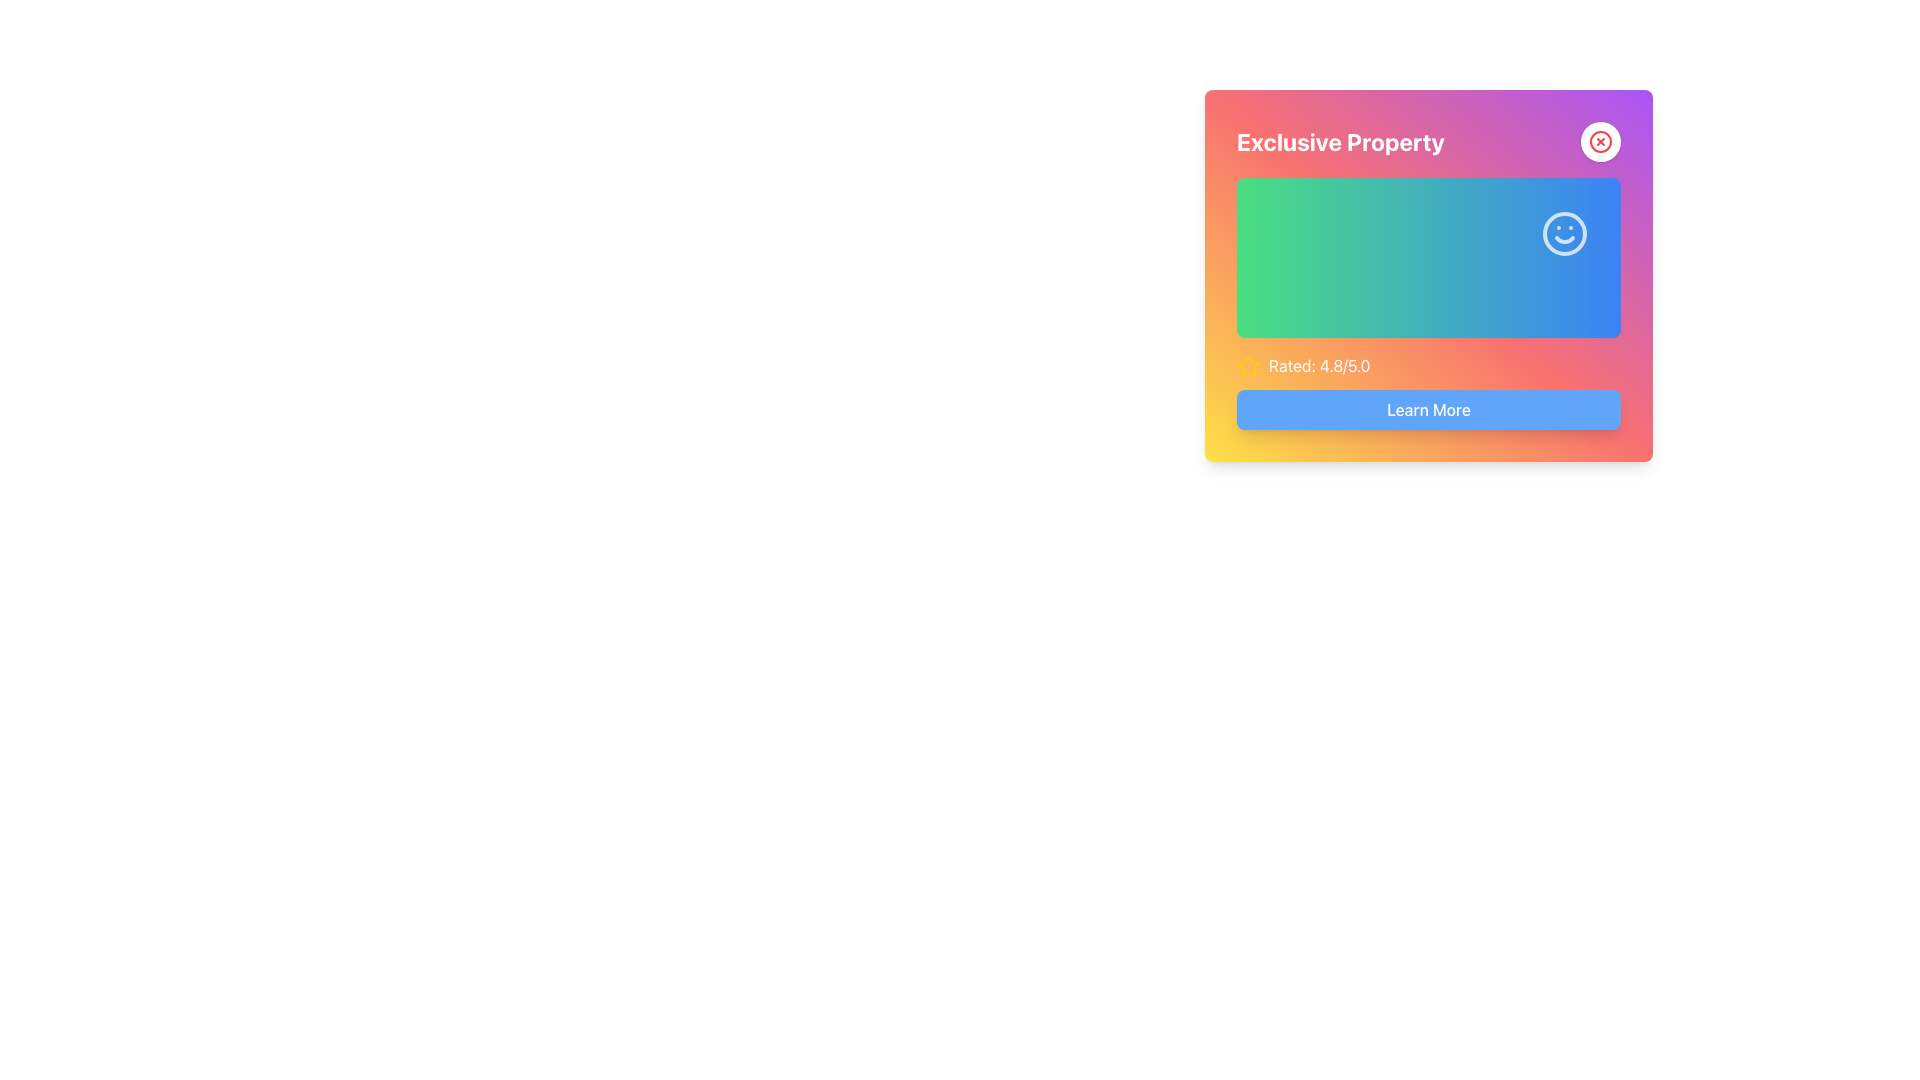  Describe the element at coordinates (1428, 408) in the screenshot. I see `the 'Learn More' button located at the bottom of the card-like component` at that location.